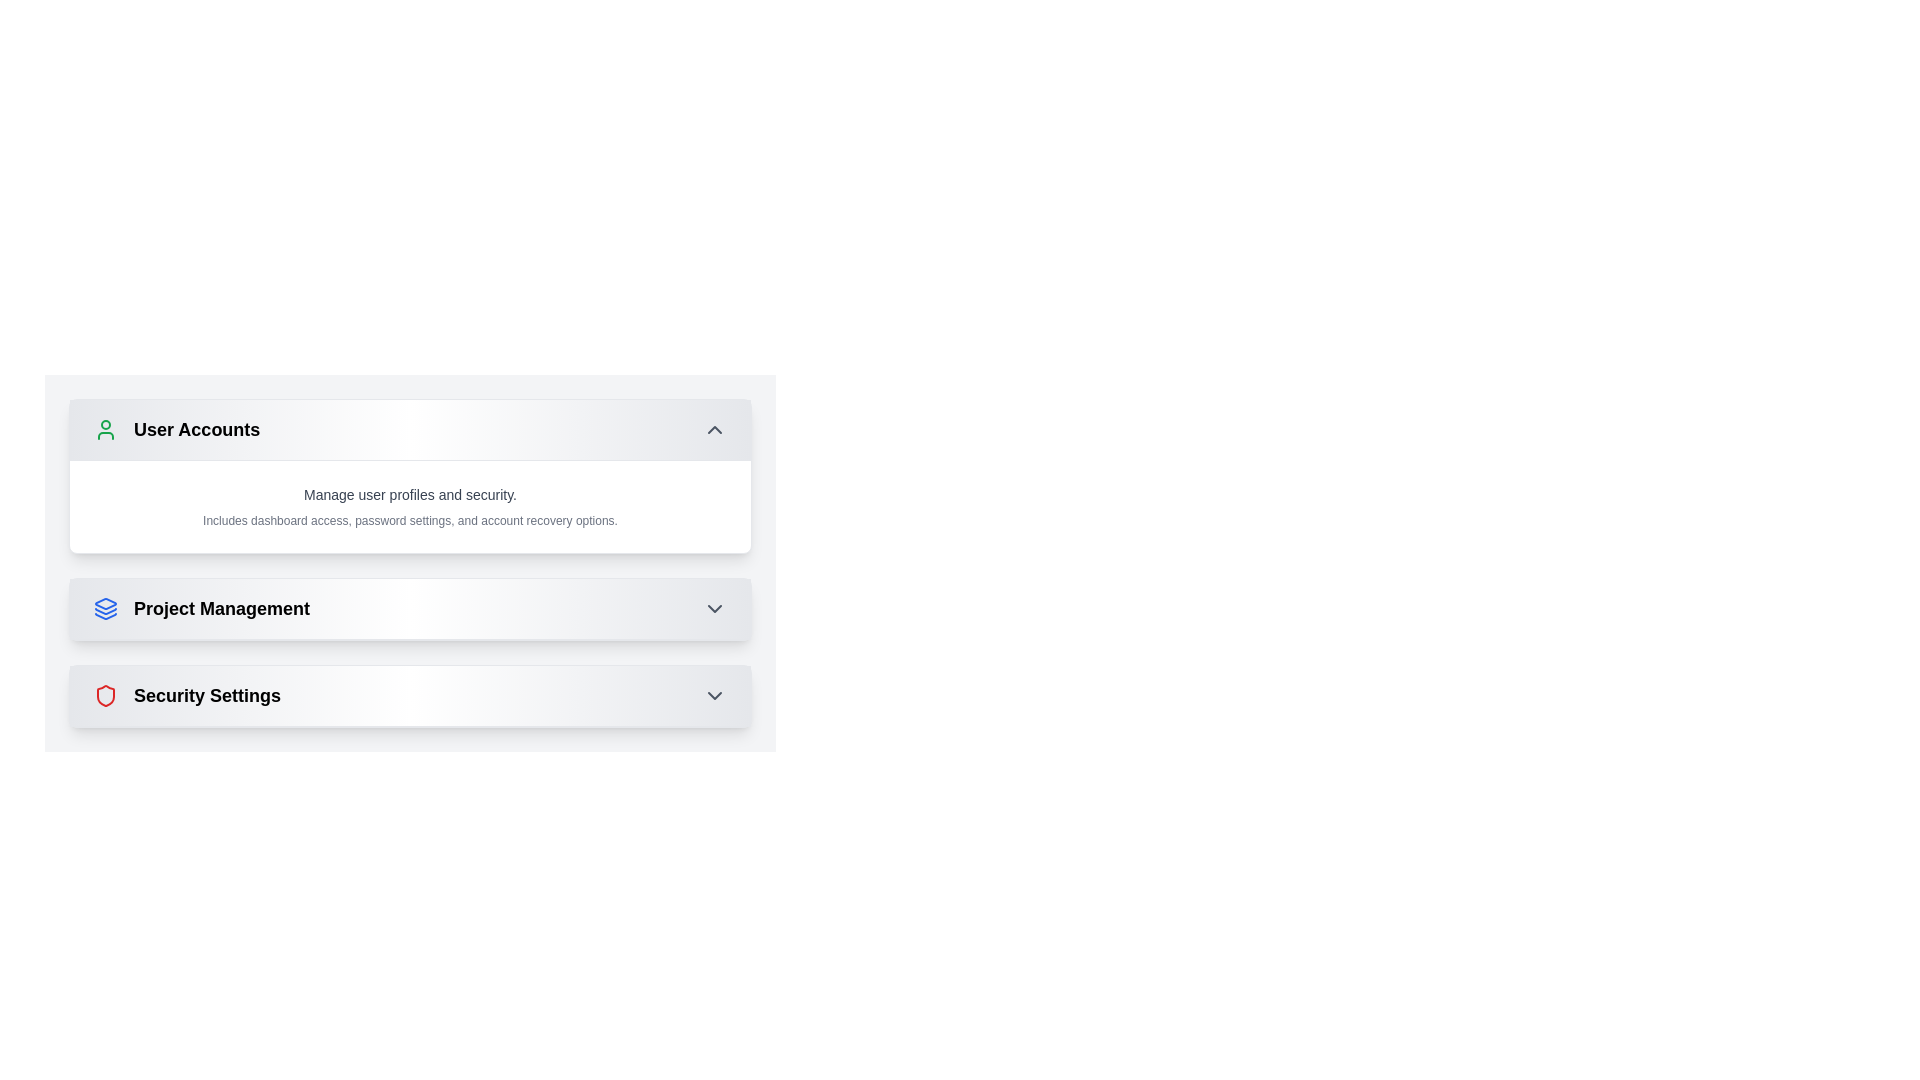 The width and height of the screenshot is (1920, 1080). I want to click on the Collapsible Header element that serves as a toggle for expanding or collapsing content below it, allowing for keyboard navigation, so click(409, 429).